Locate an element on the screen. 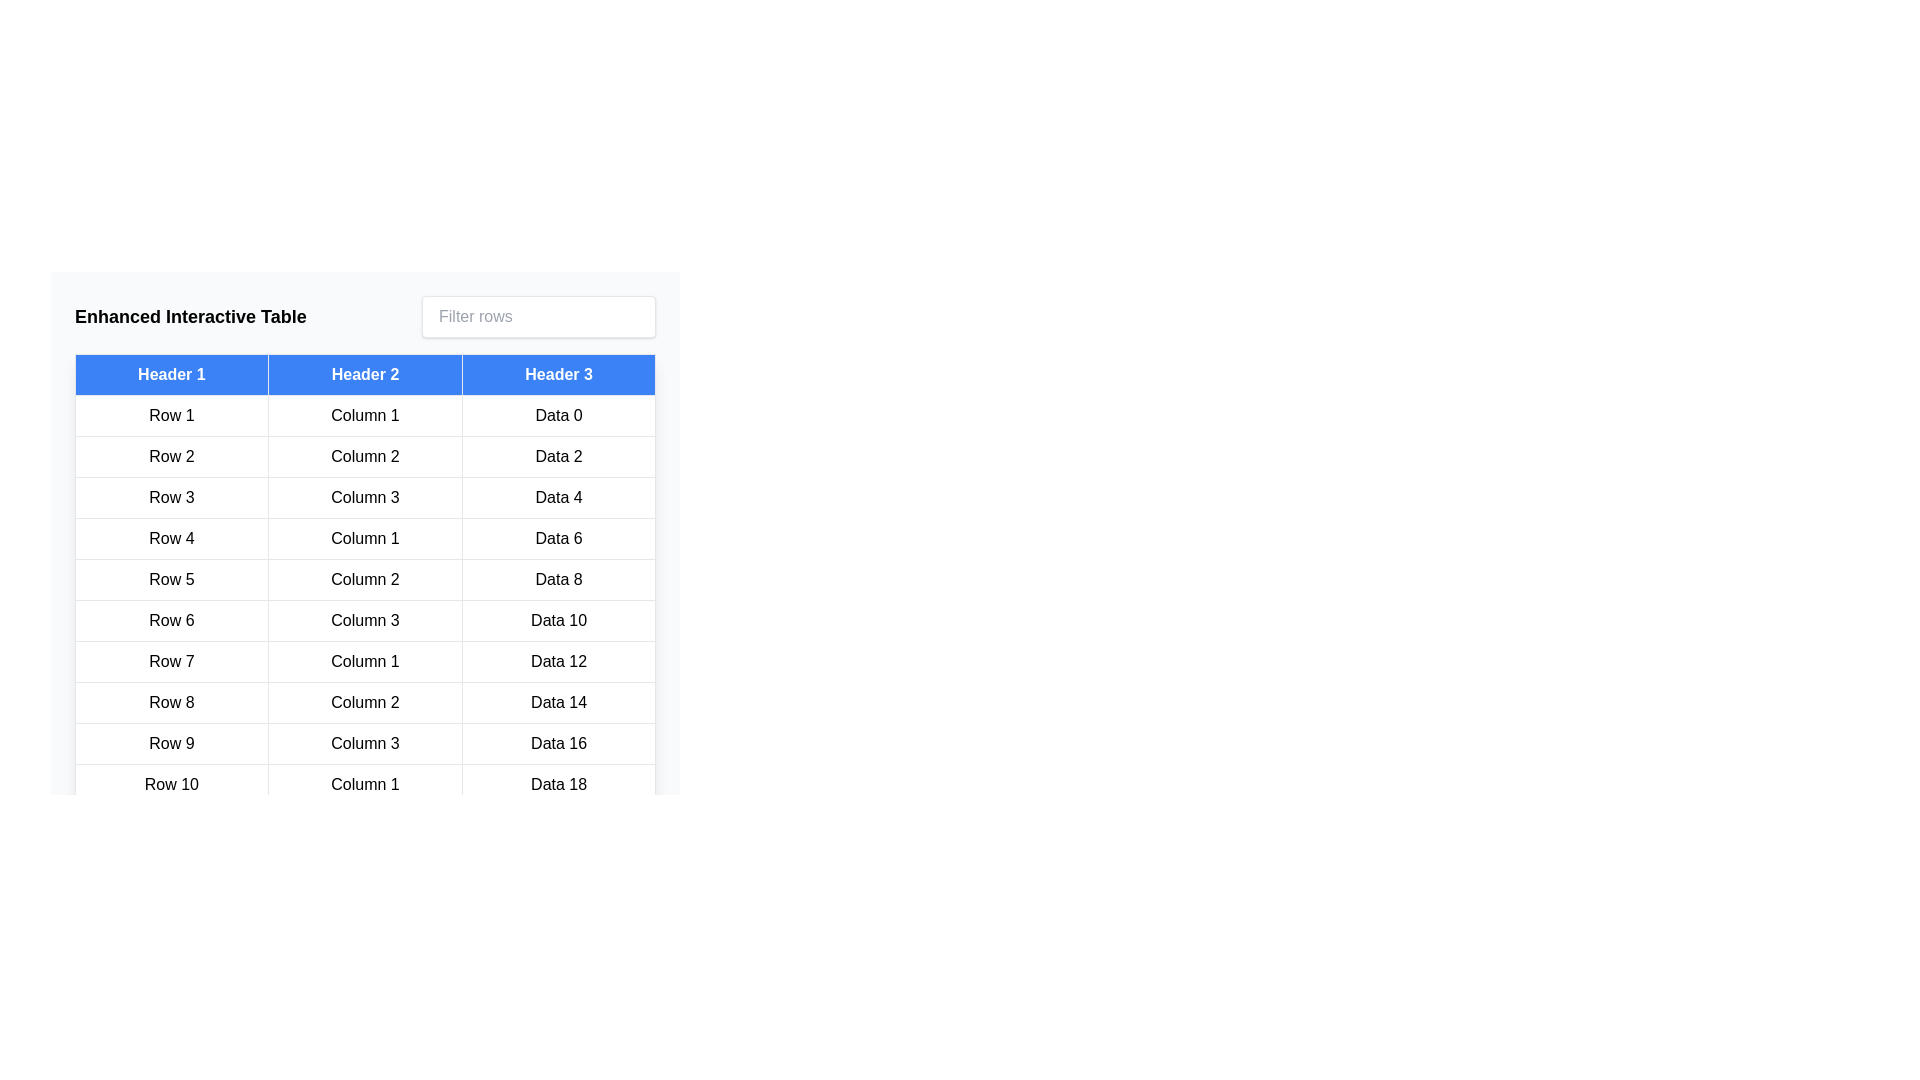 The width and height of the screenshot is (1920, 1080). the header Header 3 to interact with the table column is located at coordinates (559, 374).